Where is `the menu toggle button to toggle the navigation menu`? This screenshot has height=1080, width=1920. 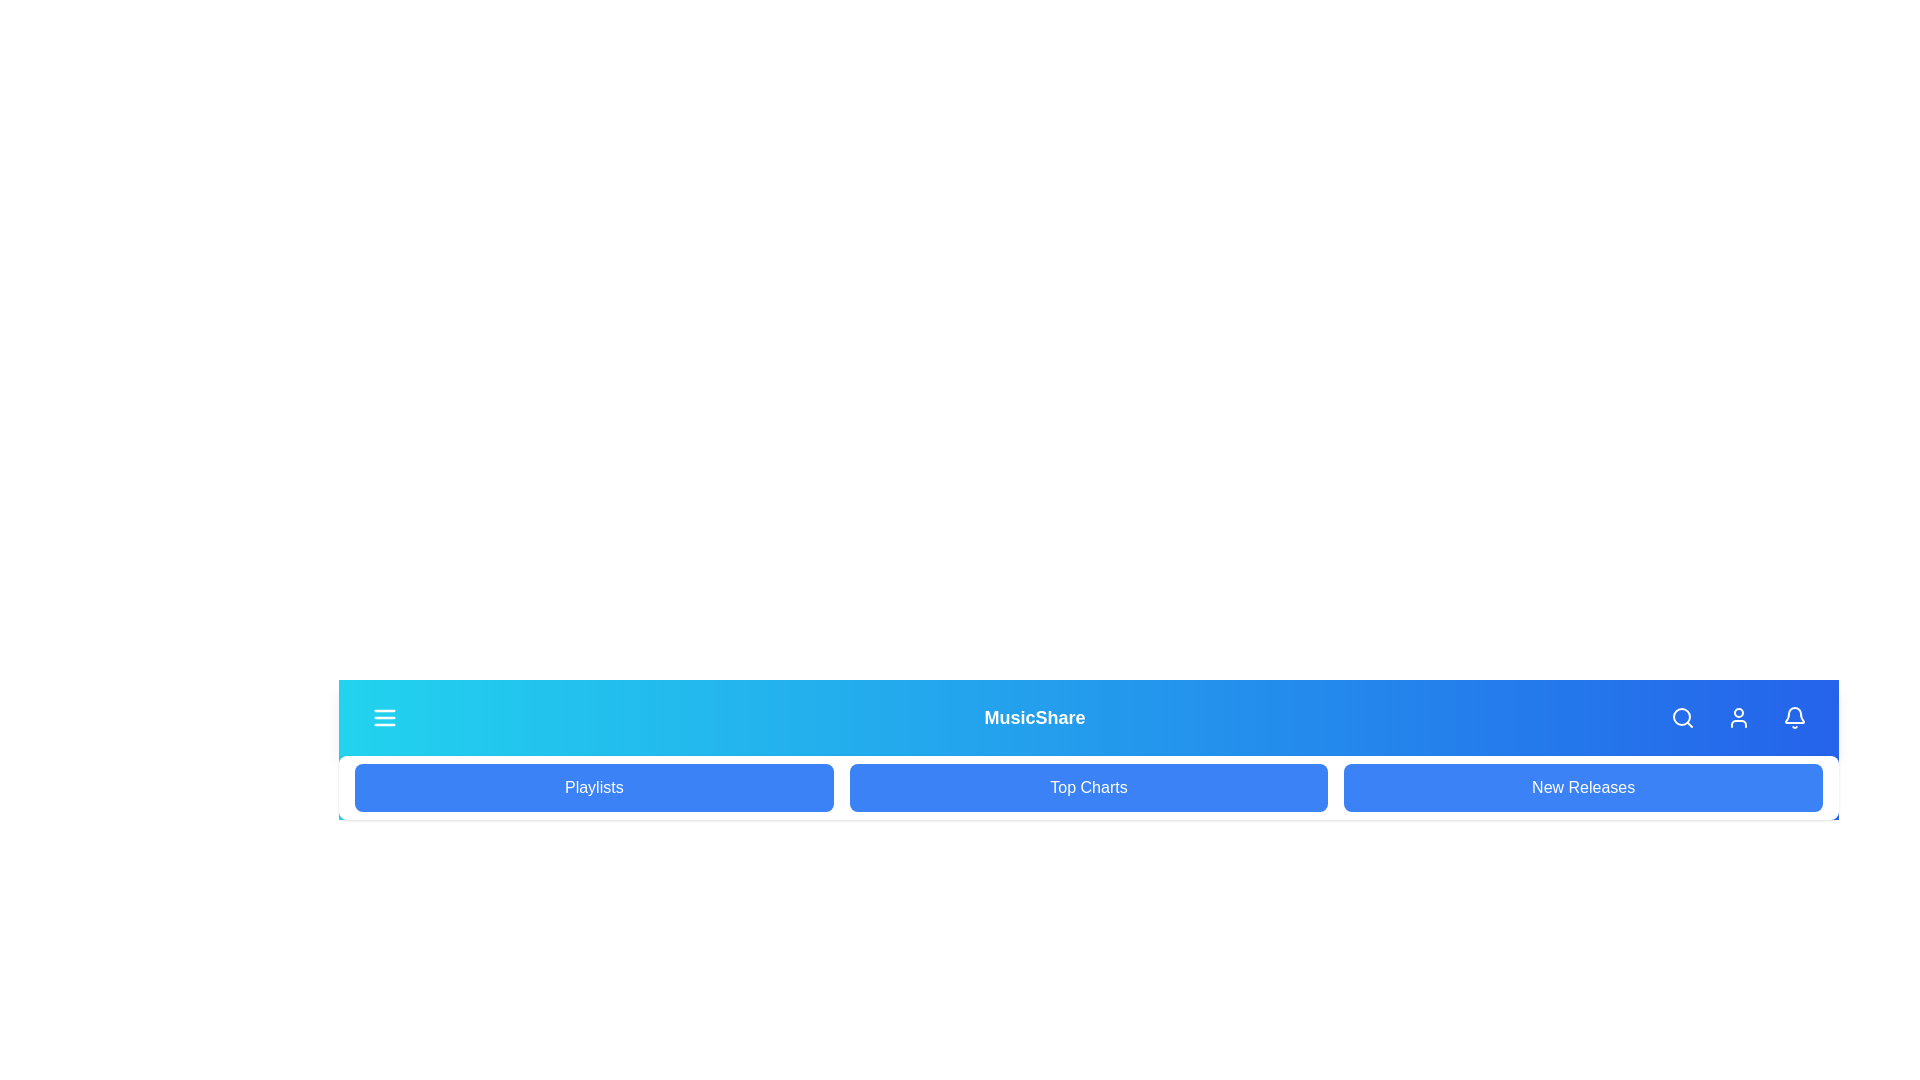
the menu toggle button to toggle the navigation menu is located at coordinates (384, 716).